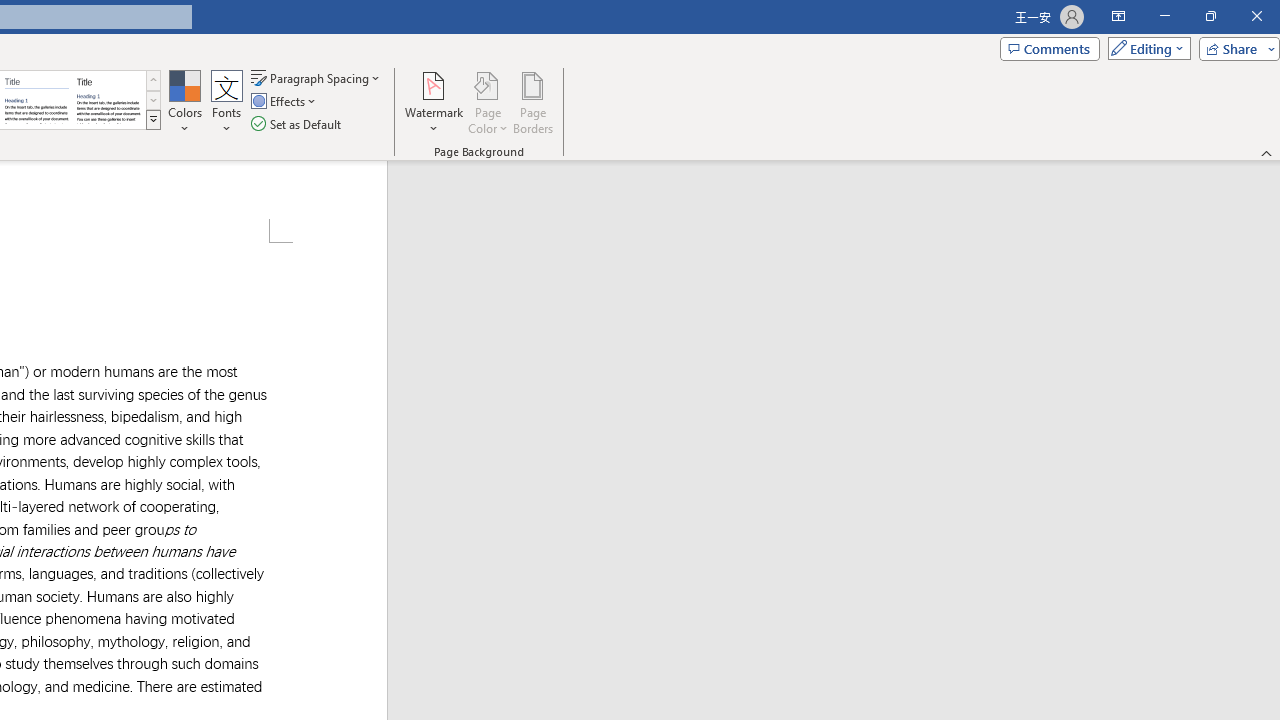 The height and width of the screenshot is (720, 1280). Describe the element at coordinates (227, 103) in the screenshot. I see `'Fonts'` at that location.